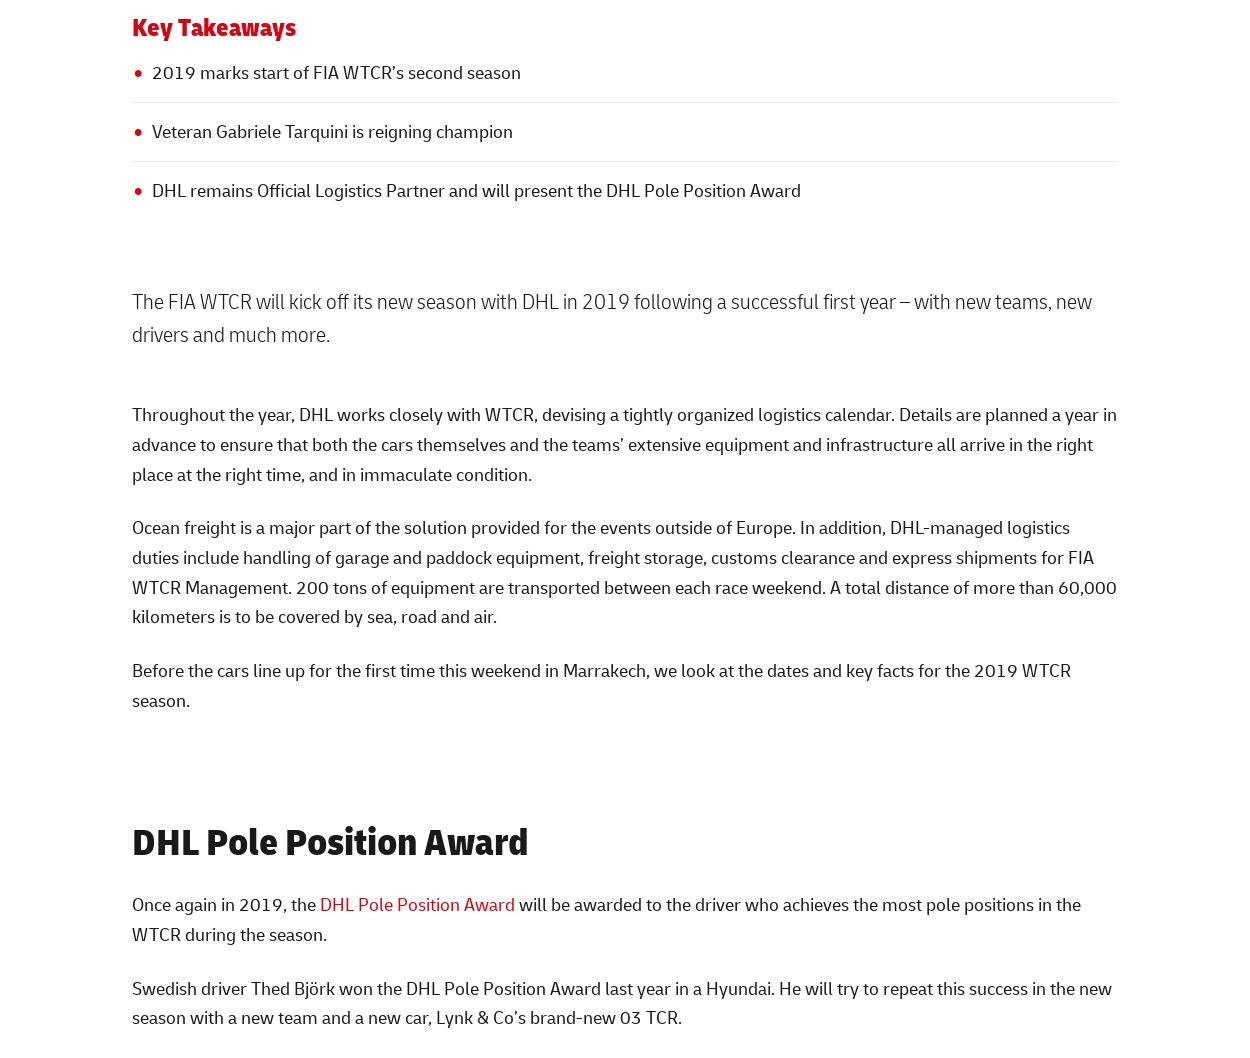 This screenshot has height=1058, width=1250. I want to click on 'Before the cars line up for the first time this weekend in Marrakech, we look at the dates and key facts for the 2019 WTCR season.', so click(599, 683).